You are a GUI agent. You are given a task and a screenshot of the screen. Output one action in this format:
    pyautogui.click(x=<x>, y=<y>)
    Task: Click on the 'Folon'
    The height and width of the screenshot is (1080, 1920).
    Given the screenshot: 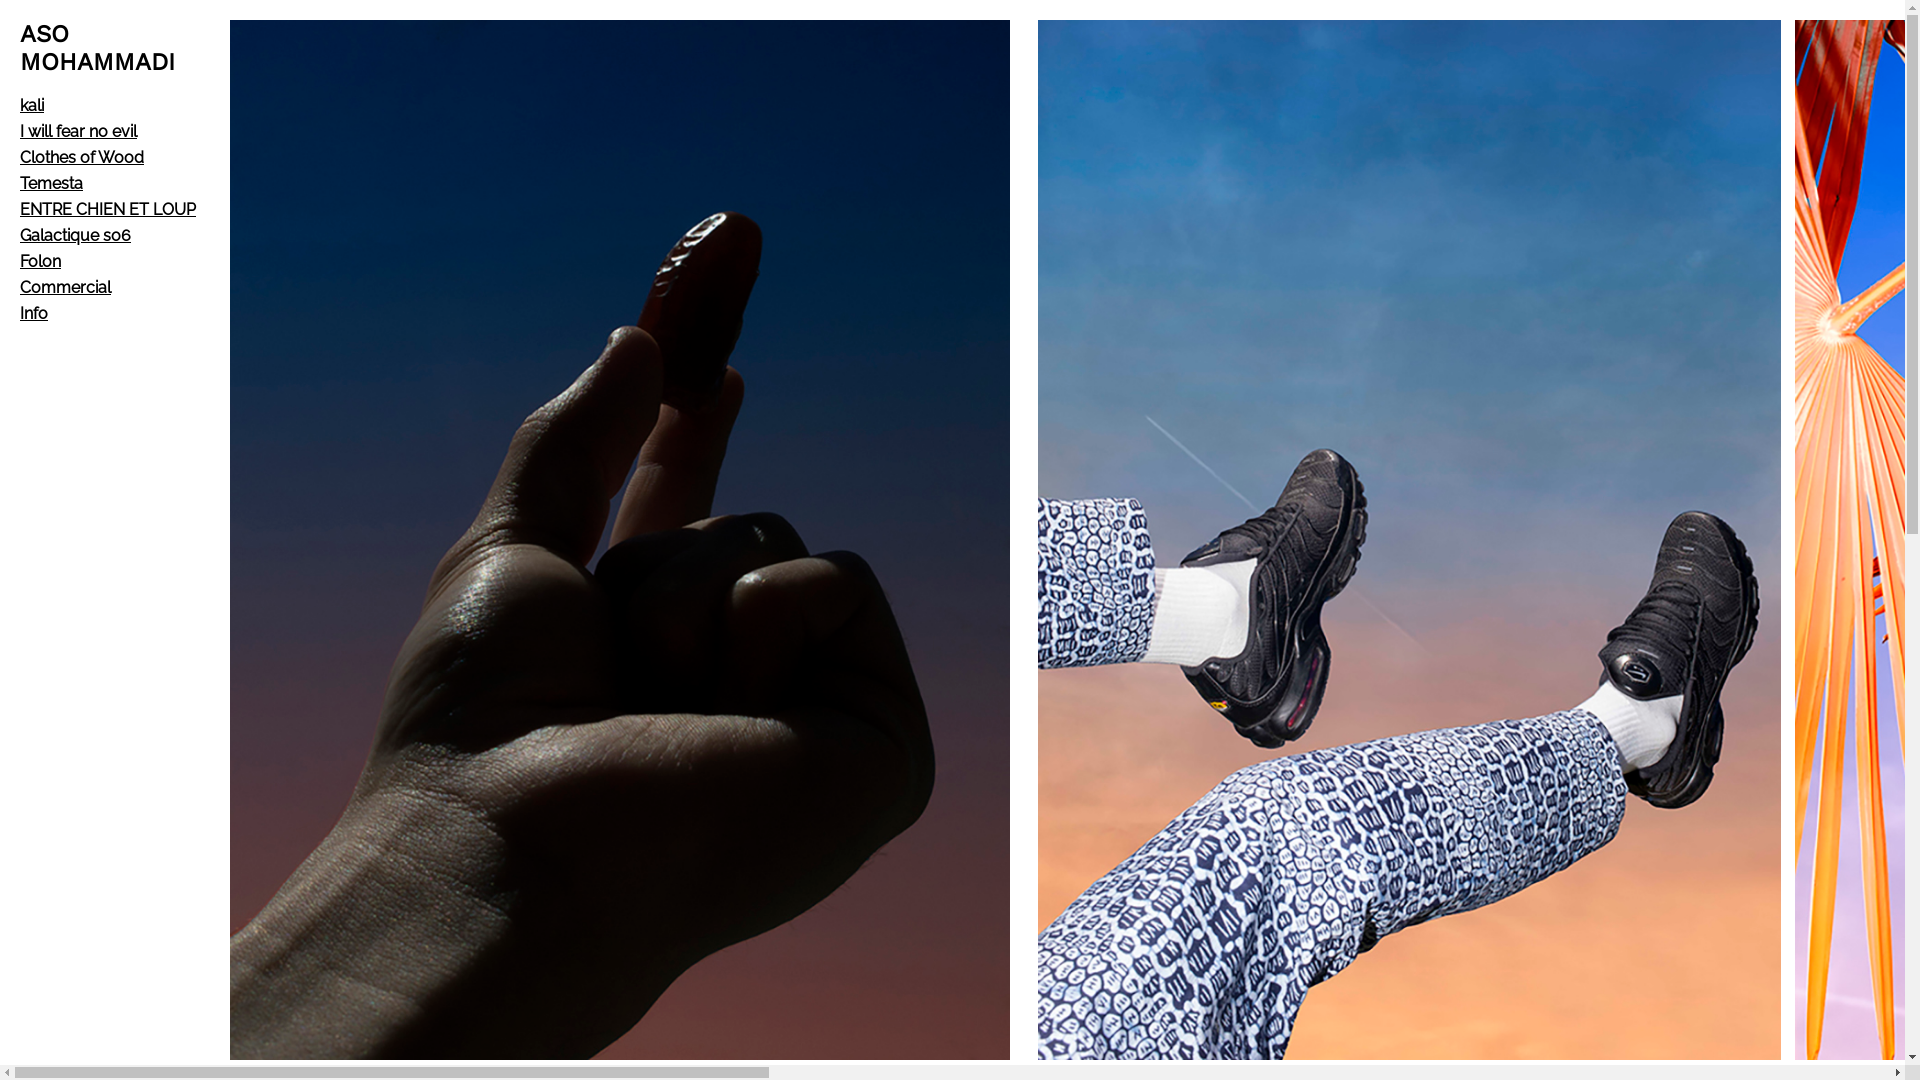 What is the action you would take?
    pyautogui.click(x=40, y=260)
    